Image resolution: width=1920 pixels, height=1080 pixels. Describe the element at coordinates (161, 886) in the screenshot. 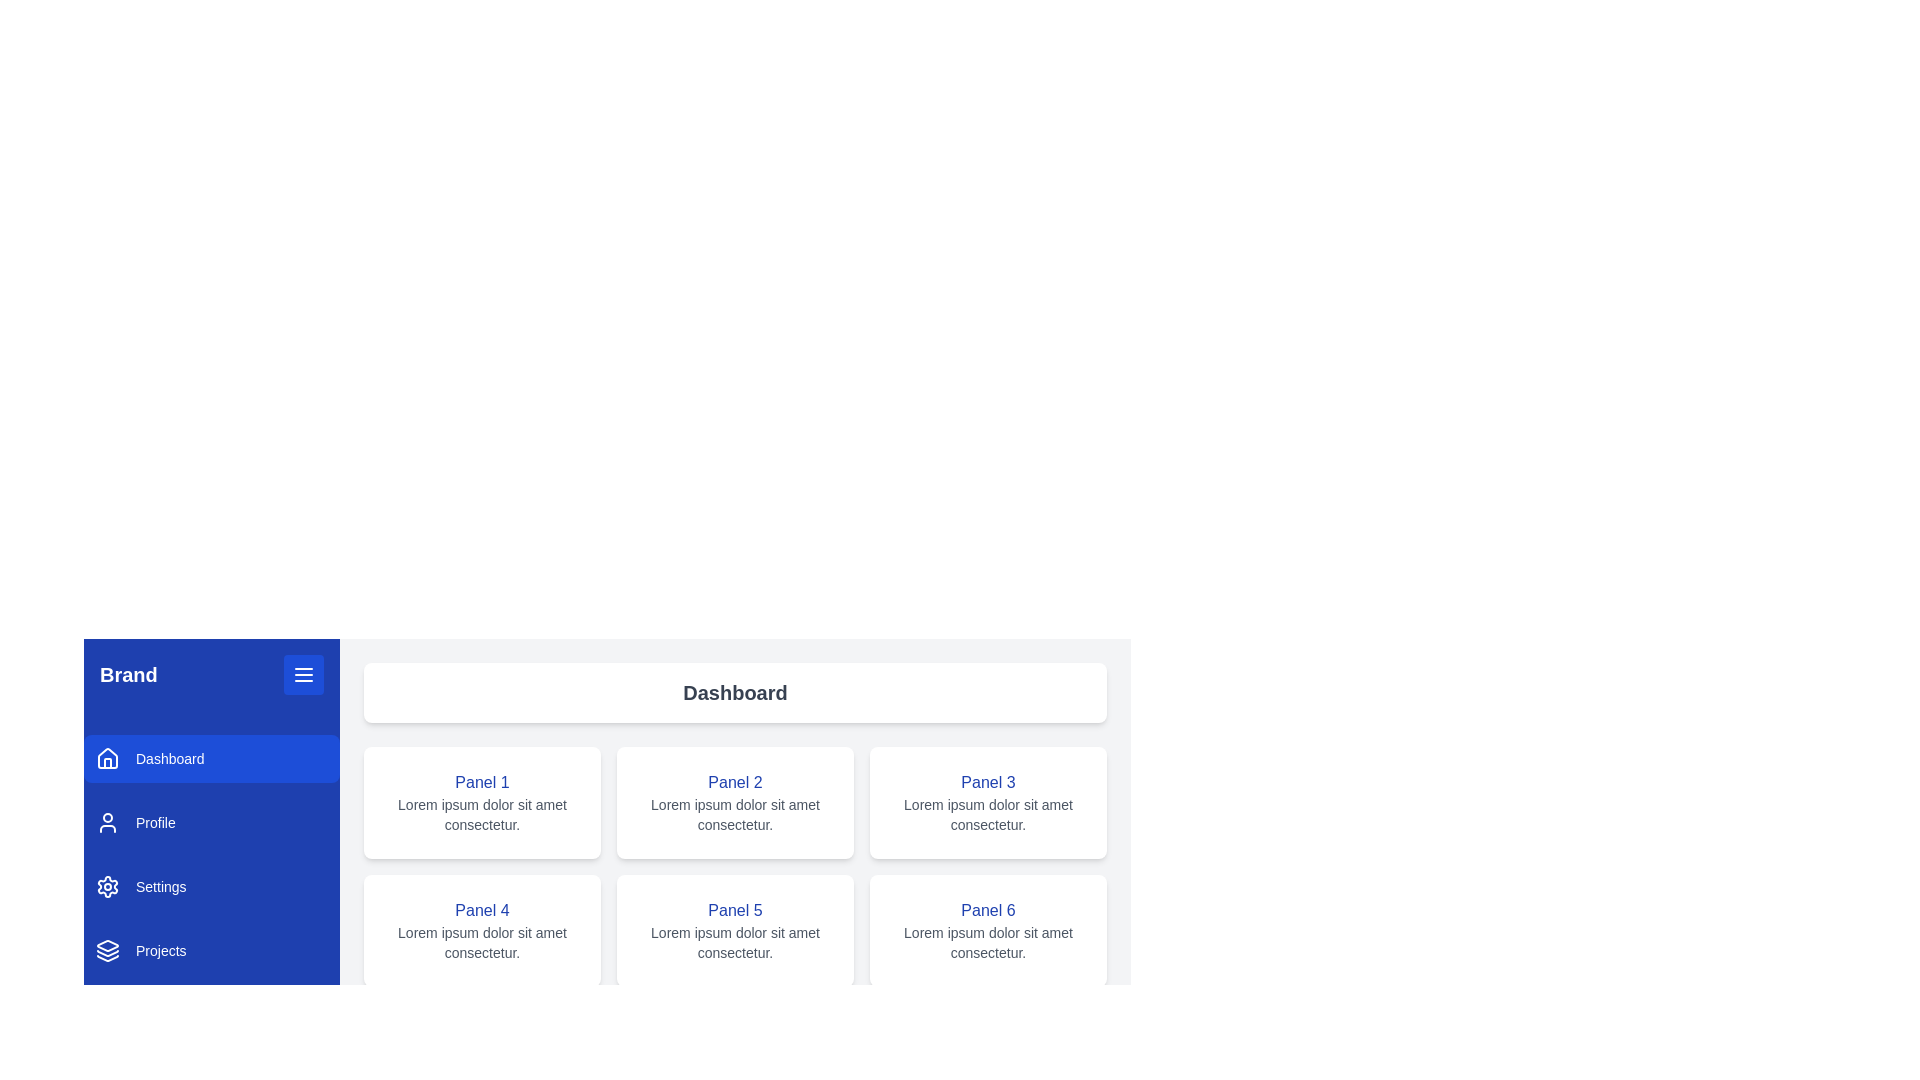

I see `the 'Settings' text label in the sidebar menu, which is styled in a small sans-serif font and associated with a gear icon for configuration` at that location.